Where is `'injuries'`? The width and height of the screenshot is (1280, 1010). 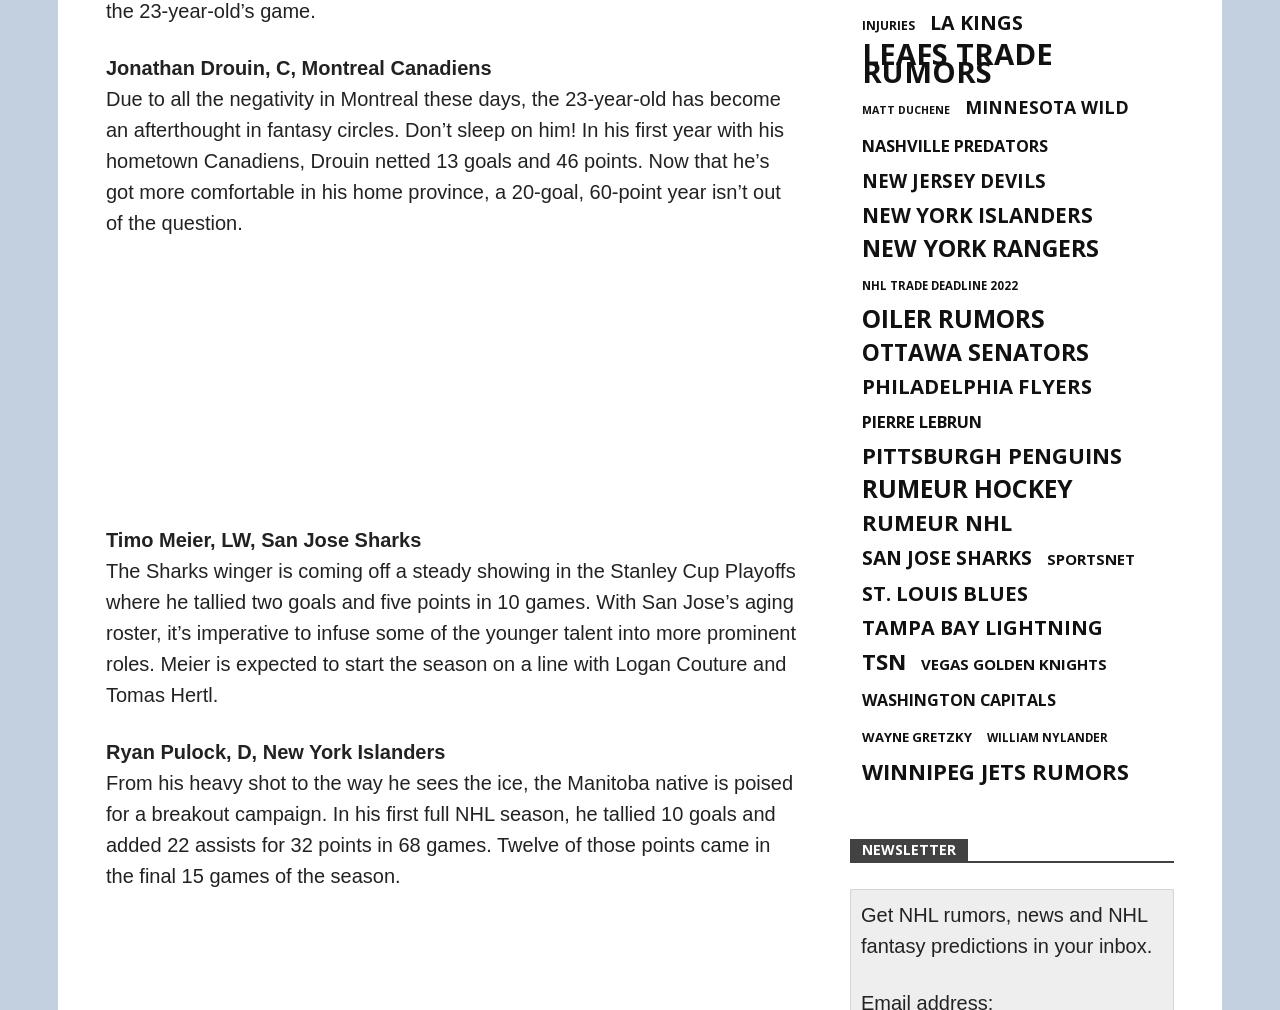 'injuries' is located at coordinates (887, 24).